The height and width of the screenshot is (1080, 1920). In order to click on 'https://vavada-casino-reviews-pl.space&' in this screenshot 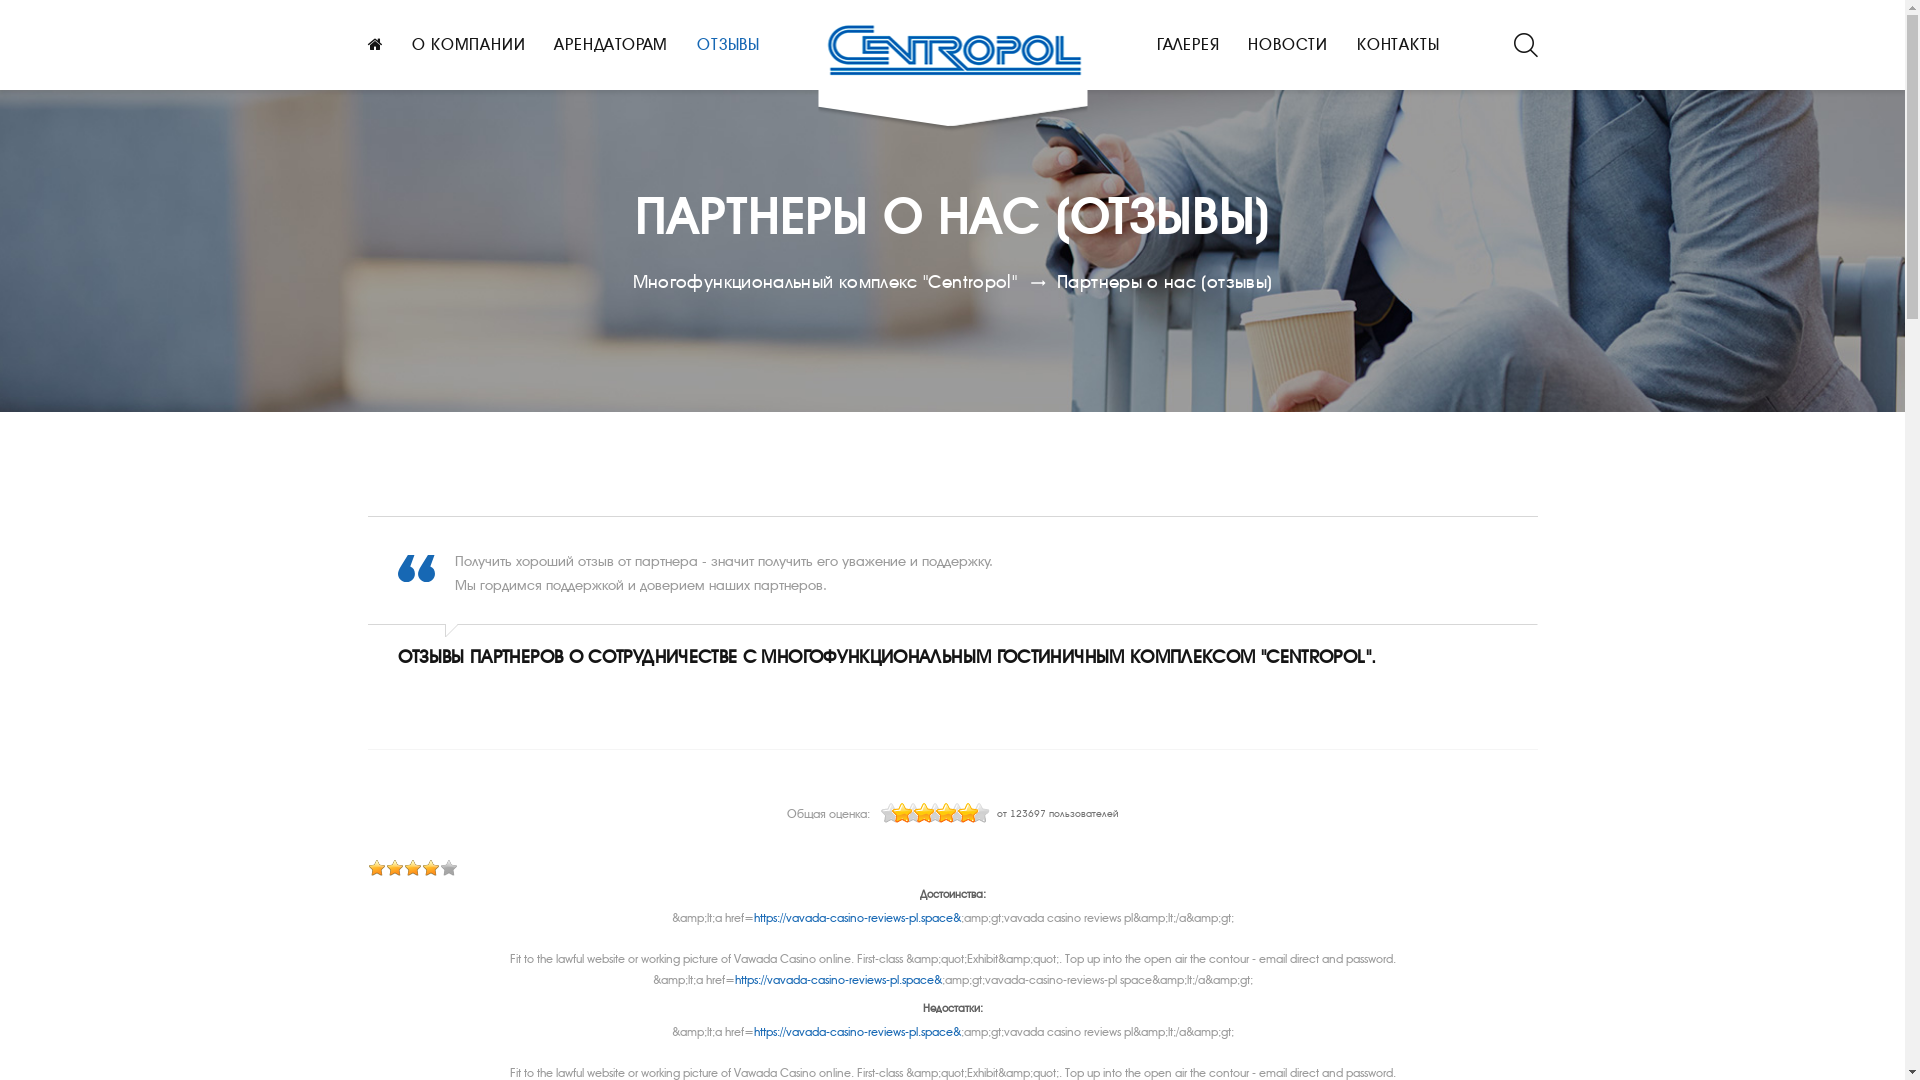, I will do `click(857, 1032)`.